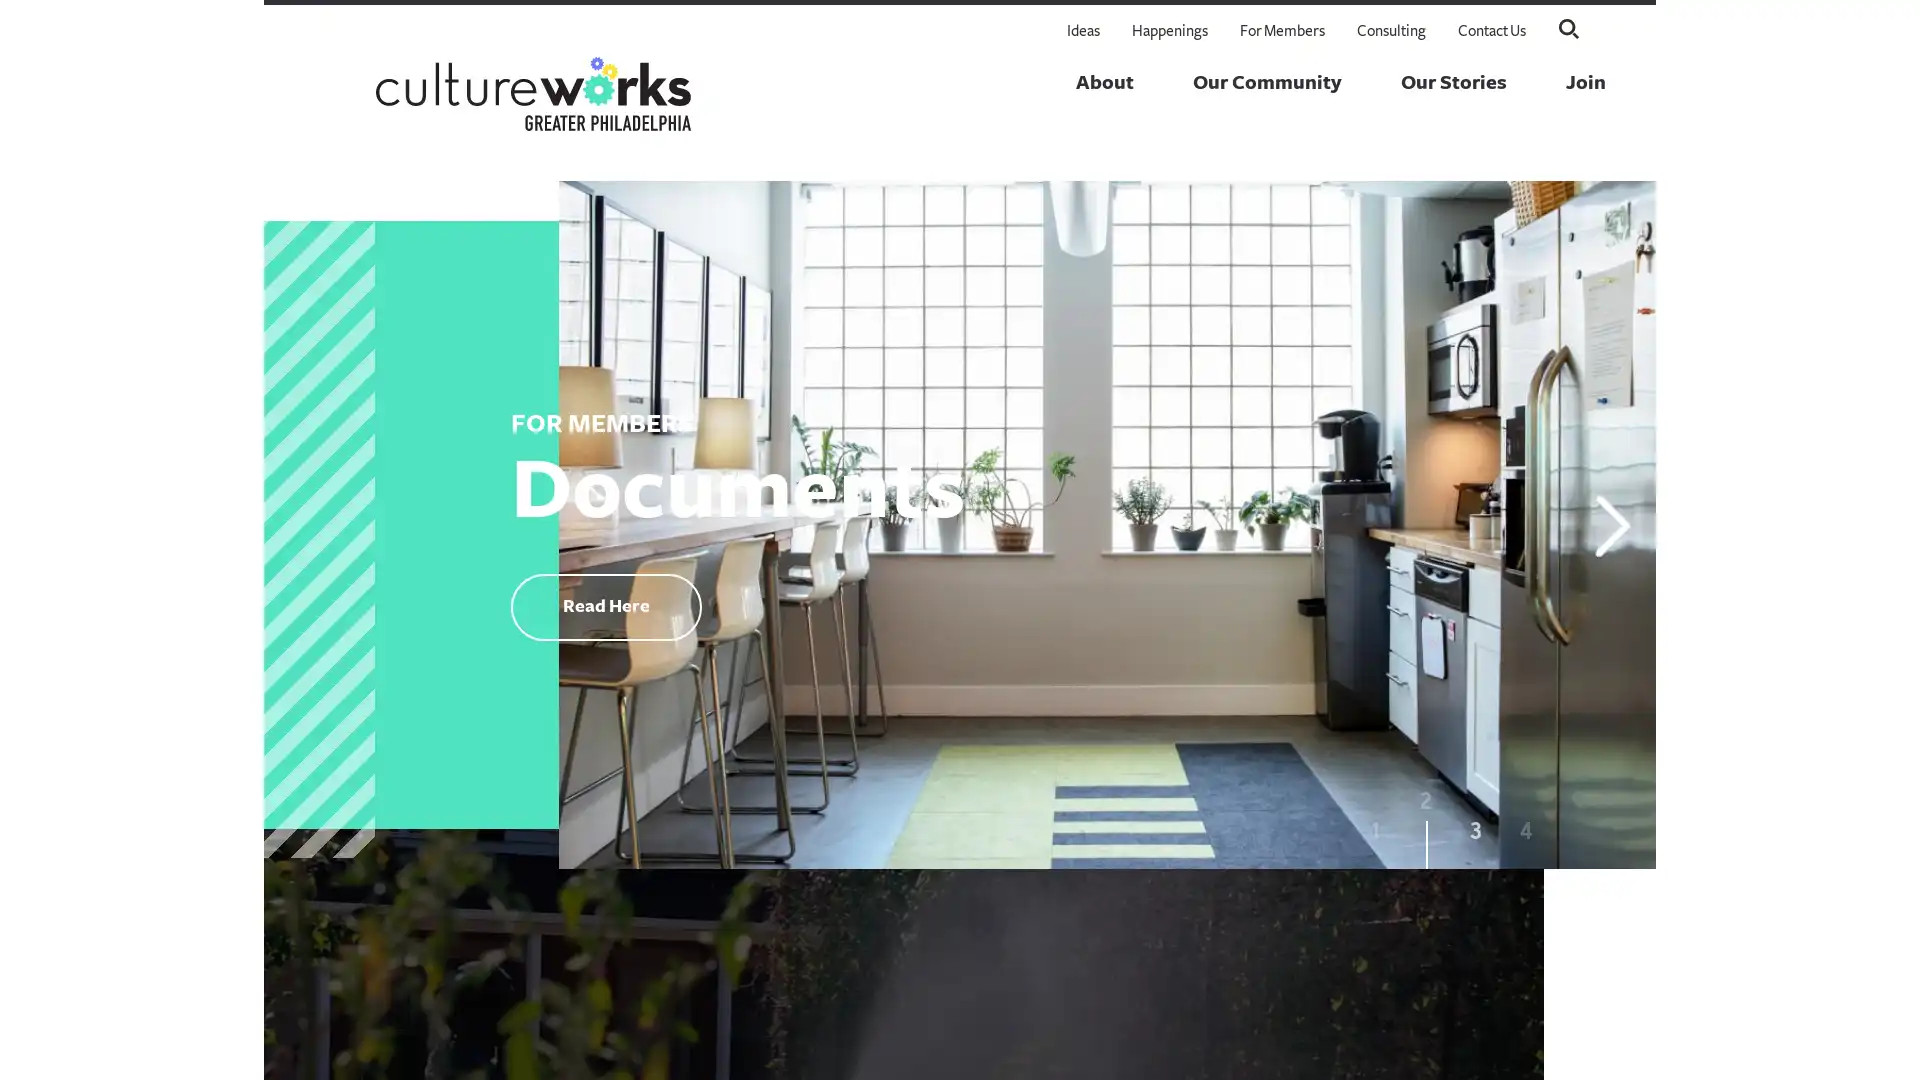 This screenshot has height=1080, width=1920. What do you see at coordinates (1476, 837) in the screenshot?
I see `3` at bounding box center [1476, 837].